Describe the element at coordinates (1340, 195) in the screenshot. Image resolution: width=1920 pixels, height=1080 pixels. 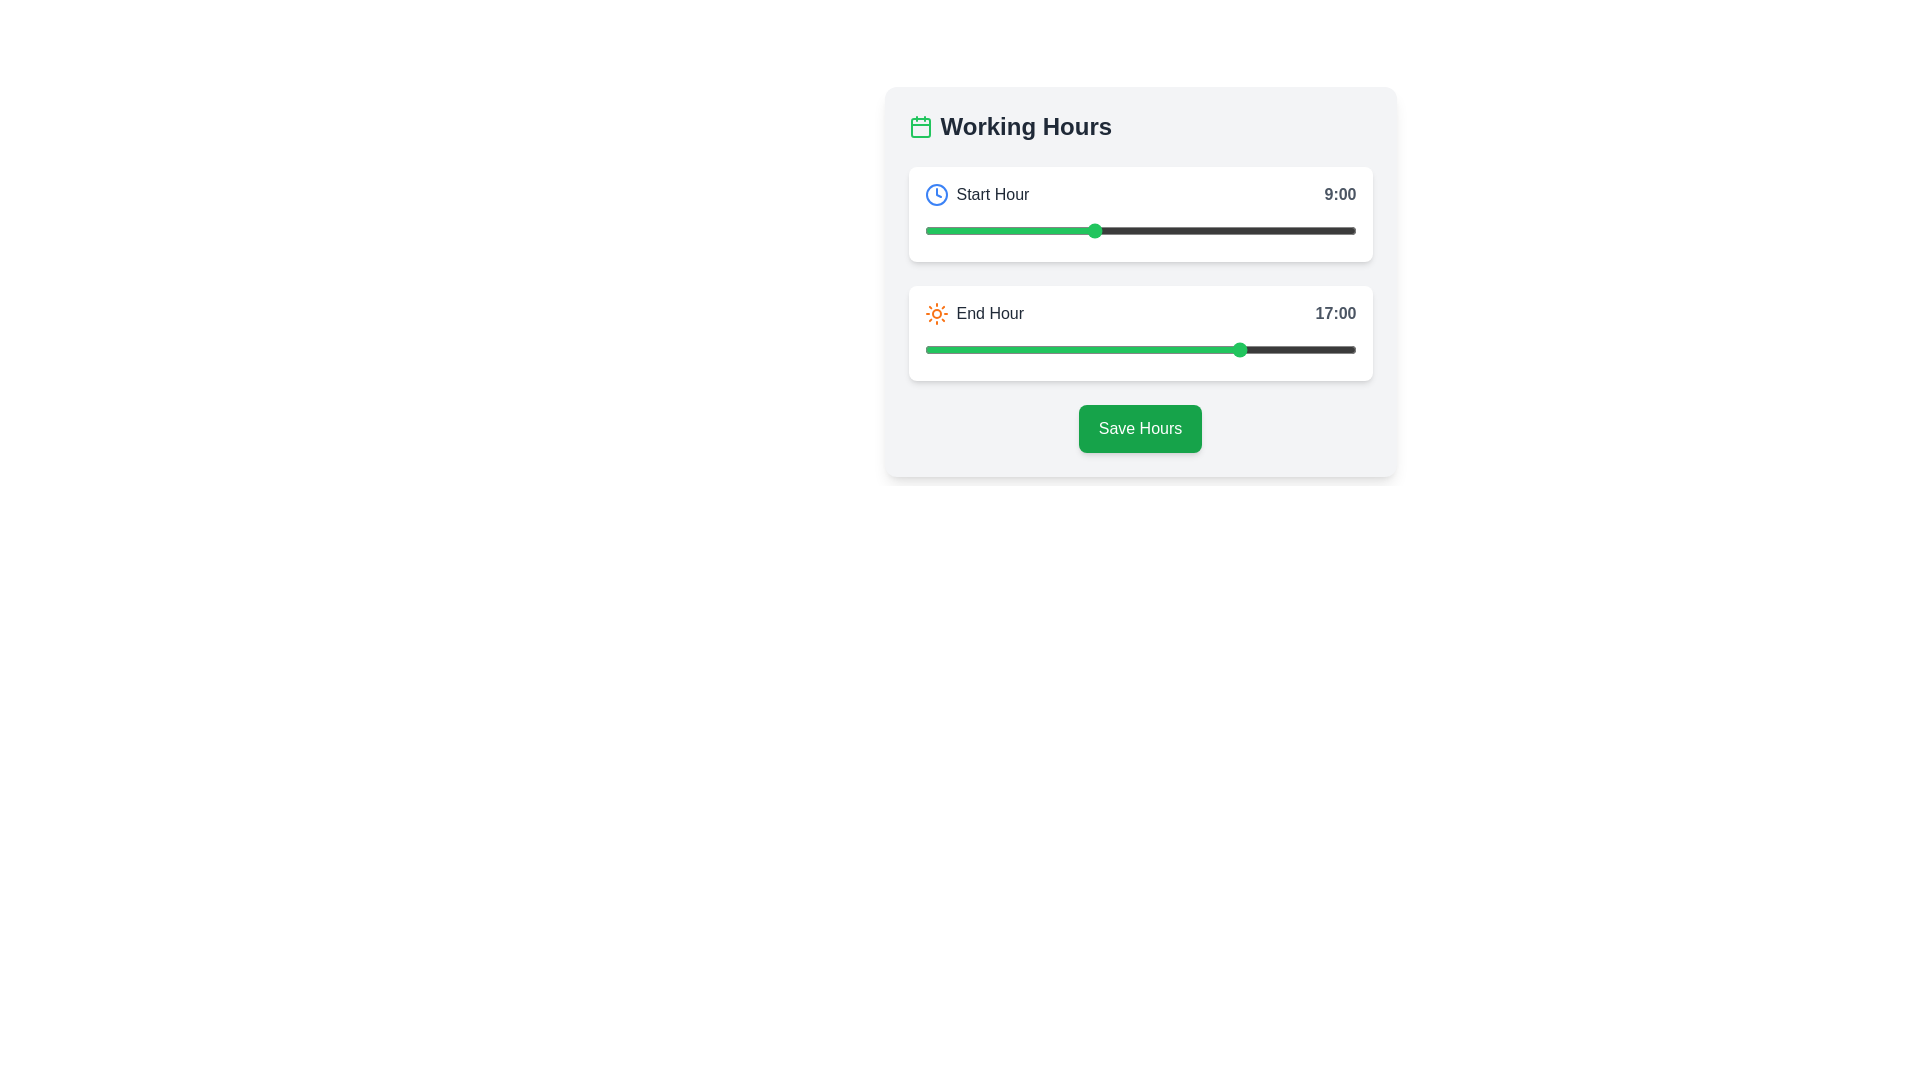
I see `the Text label that indicates the starting hour, located at the top-right corner of the 'Start Hour' section in the 'Working Hours' card, adjacent to a clock icon` at that location.